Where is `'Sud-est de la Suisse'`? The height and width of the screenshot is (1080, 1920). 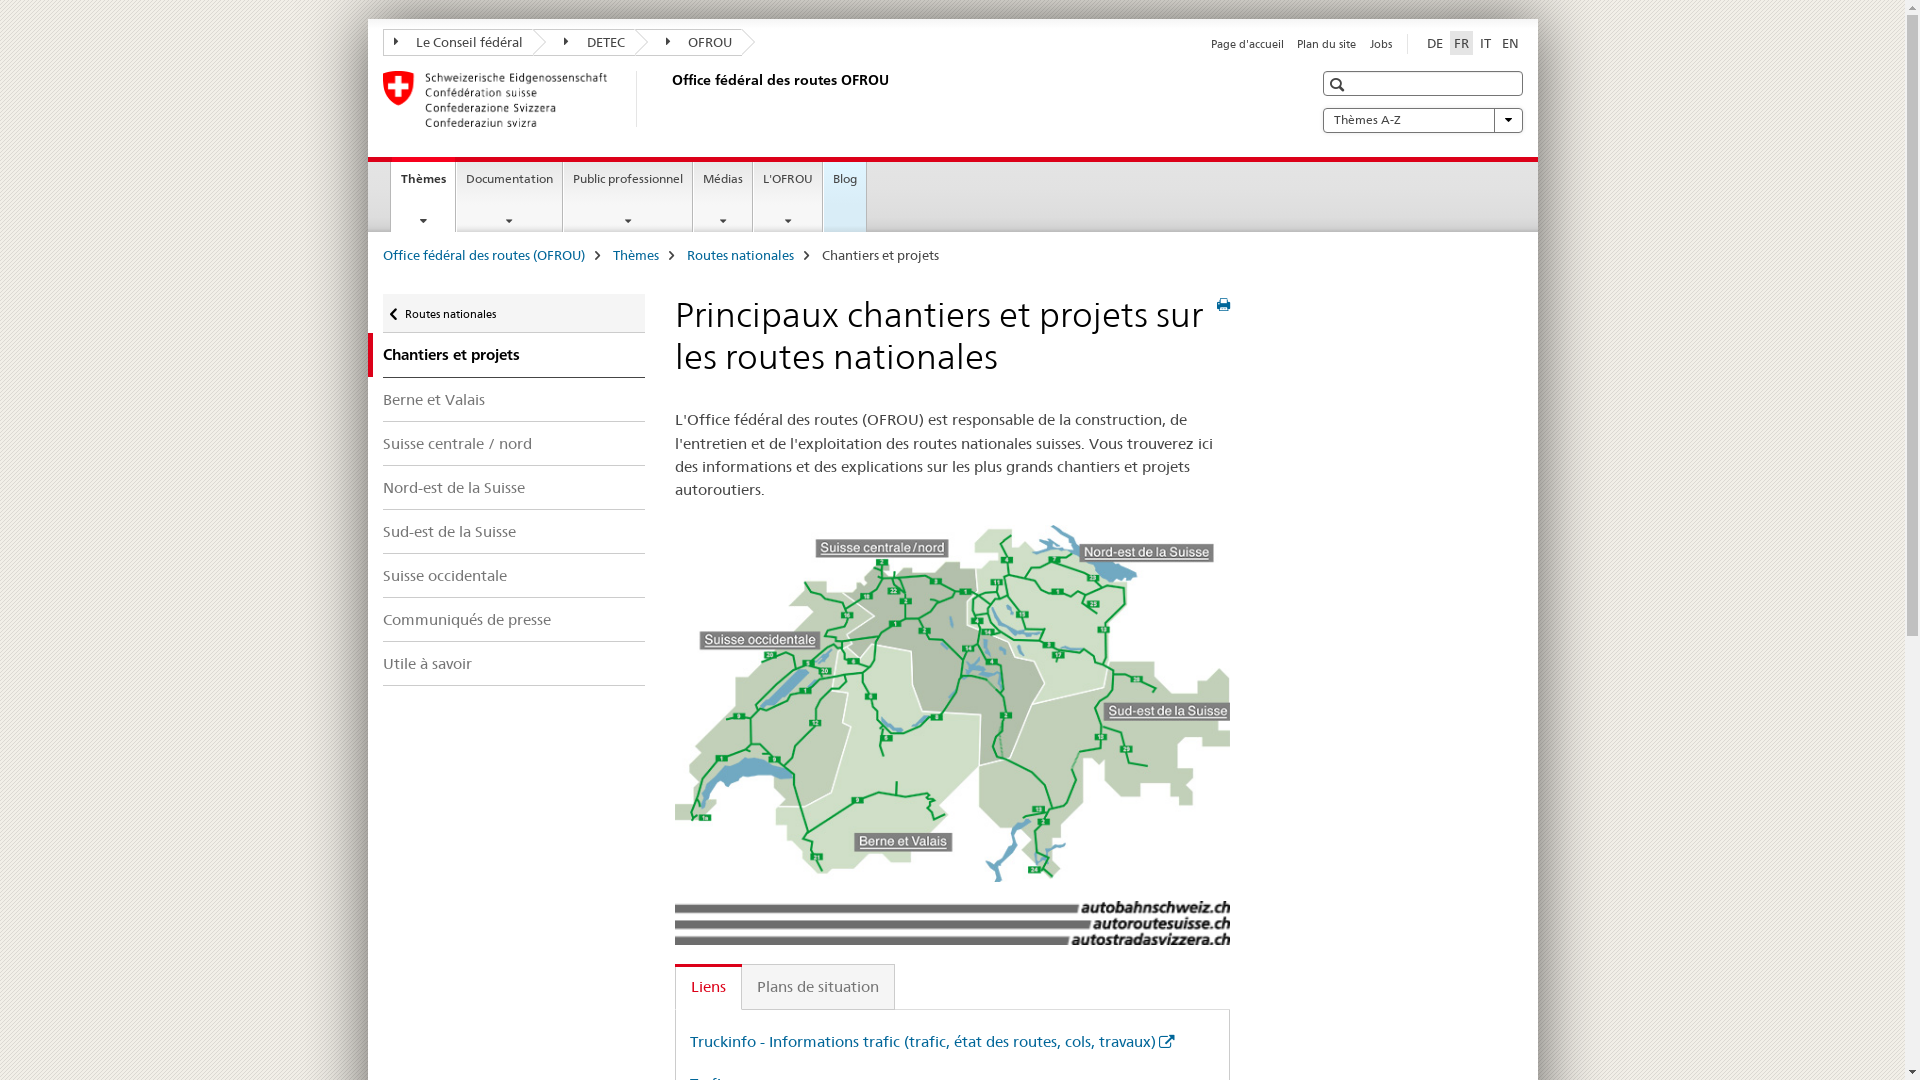
'Sud-est de la Suisse' is located at coordinates (513, 530).